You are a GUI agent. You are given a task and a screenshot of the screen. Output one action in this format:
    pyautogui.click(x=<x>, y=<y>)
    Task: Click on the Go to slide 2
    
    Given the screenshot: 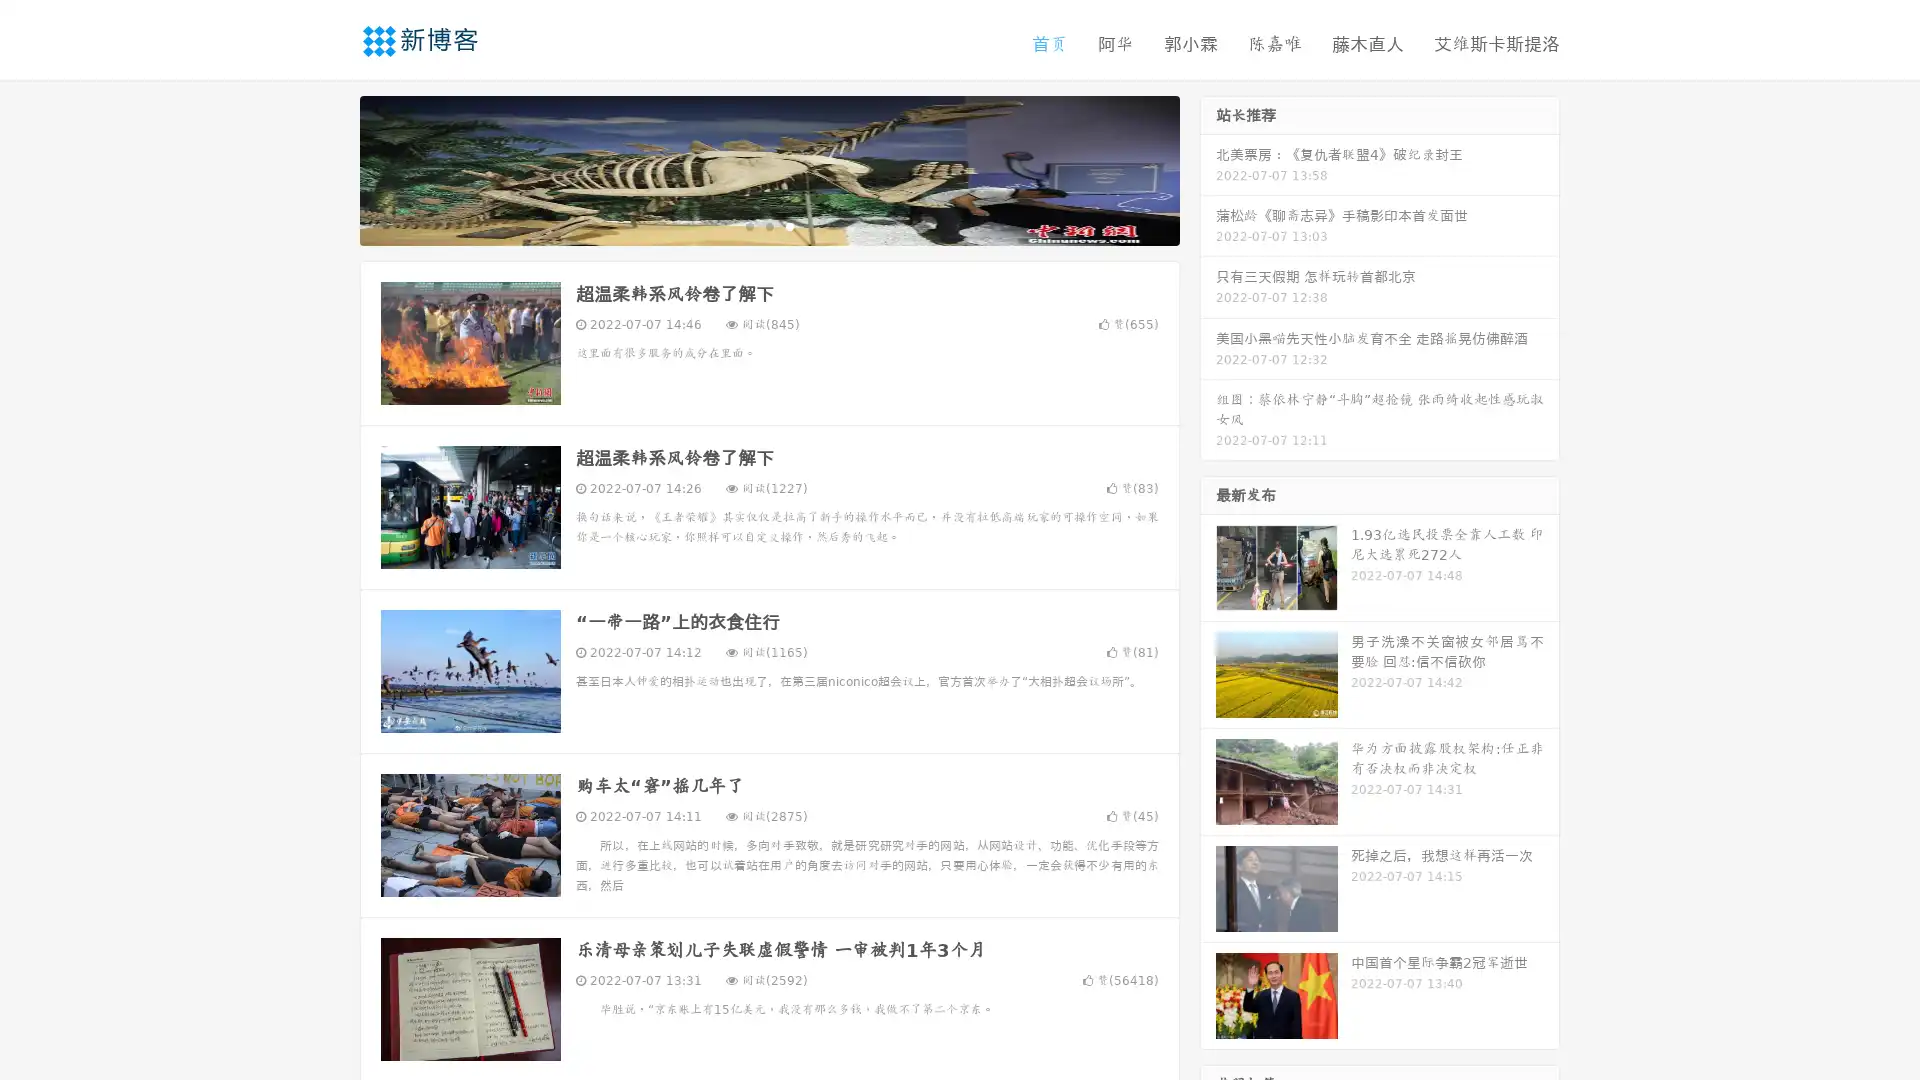 What is the action you would take?
    pyautogui.click(x=768, y=225)
    